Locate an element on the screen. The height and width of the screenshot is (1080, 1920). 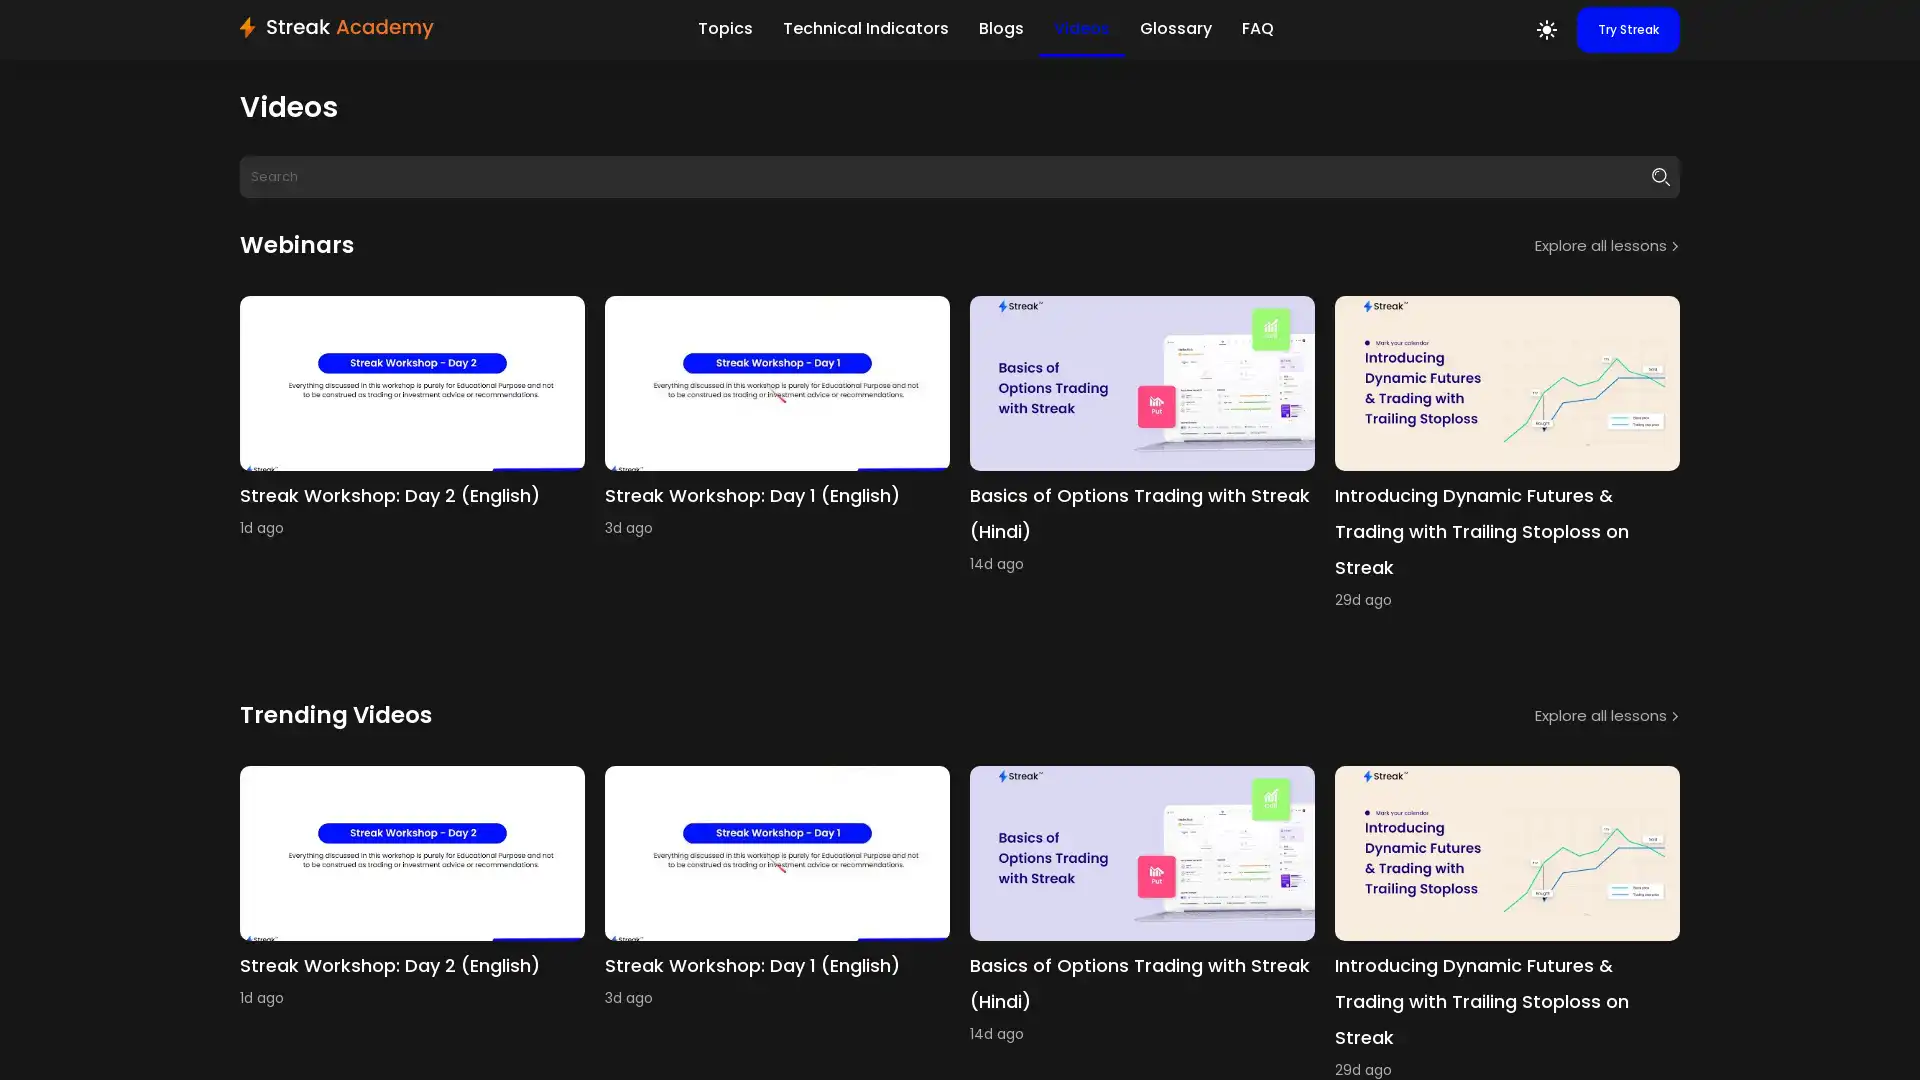
youtube Streak Workshop: Day 2 (English) 1d ago is located at coordinates (411, 455).